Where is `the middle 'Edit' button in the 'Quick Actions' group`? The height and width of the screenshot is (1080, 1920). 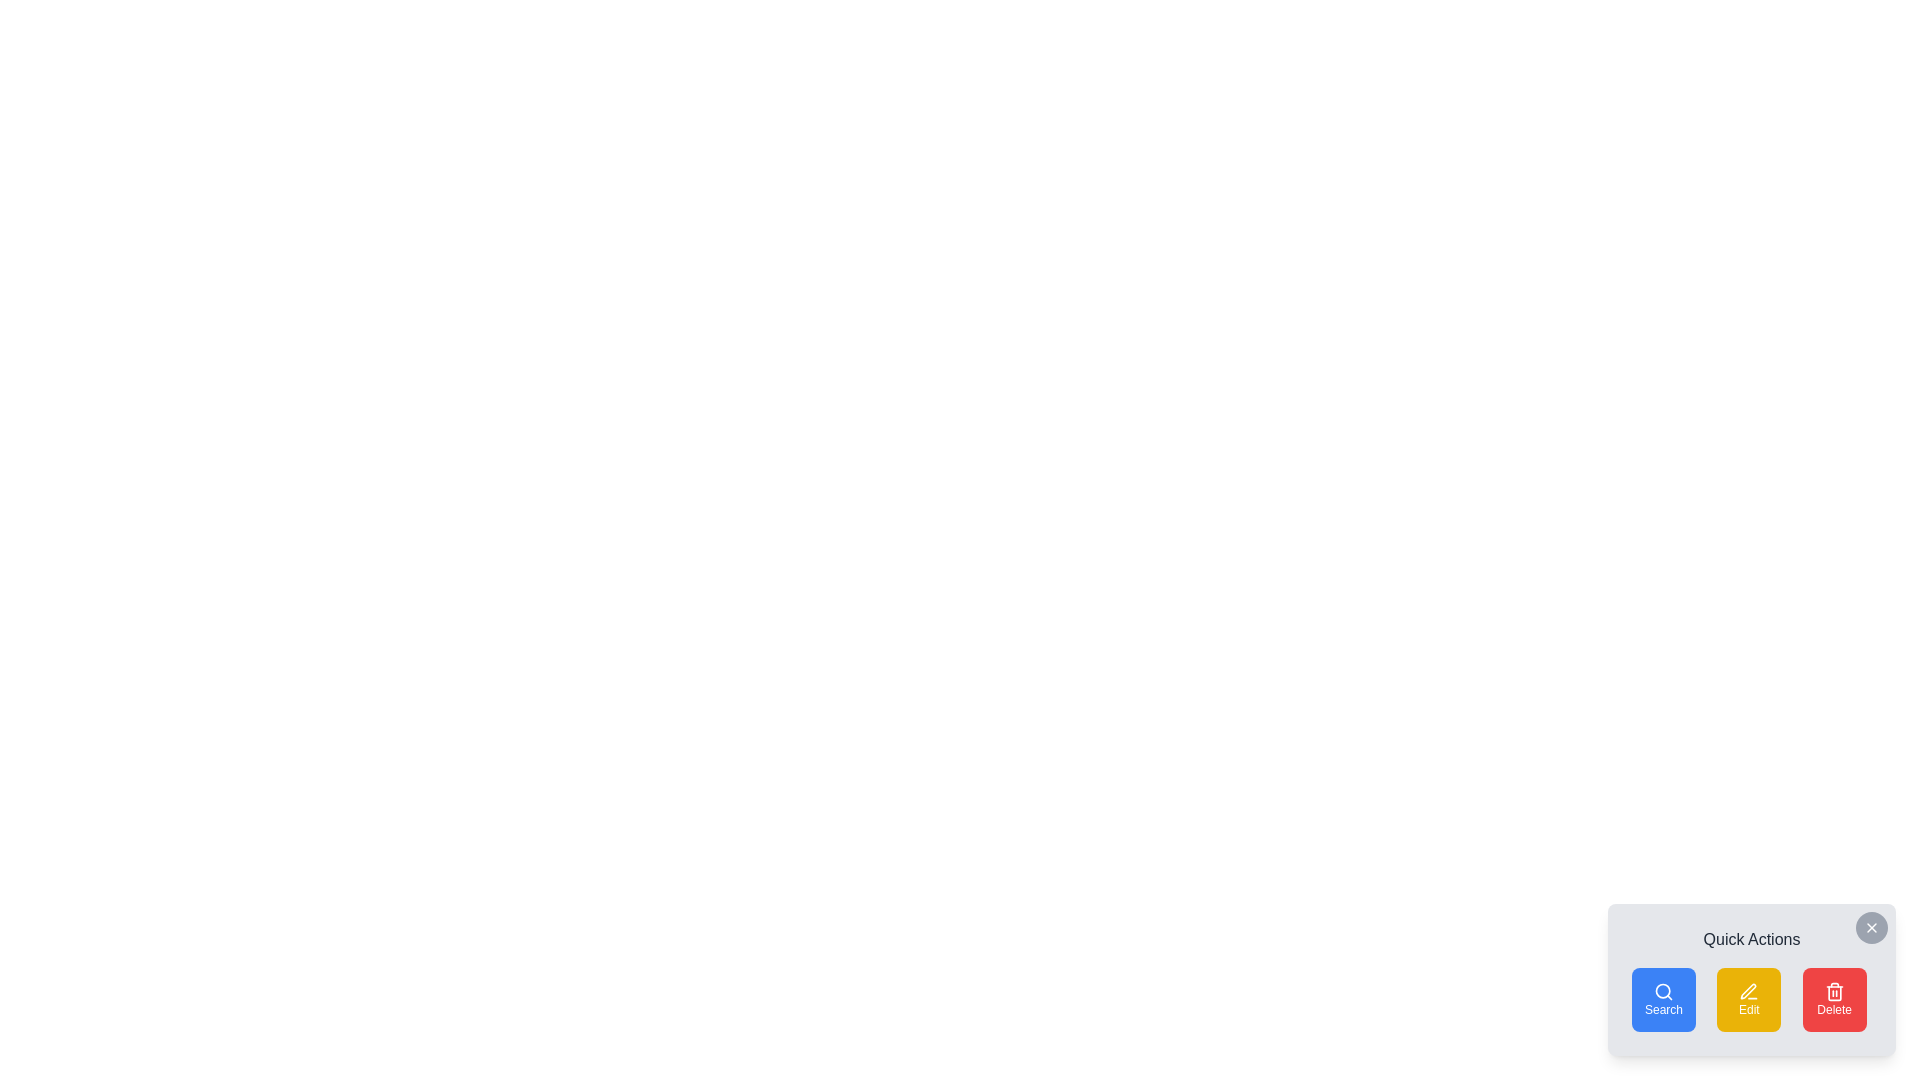 the middle 'Edit' button in the 'Quick Actions' group is located at coordinates (1748, 999).